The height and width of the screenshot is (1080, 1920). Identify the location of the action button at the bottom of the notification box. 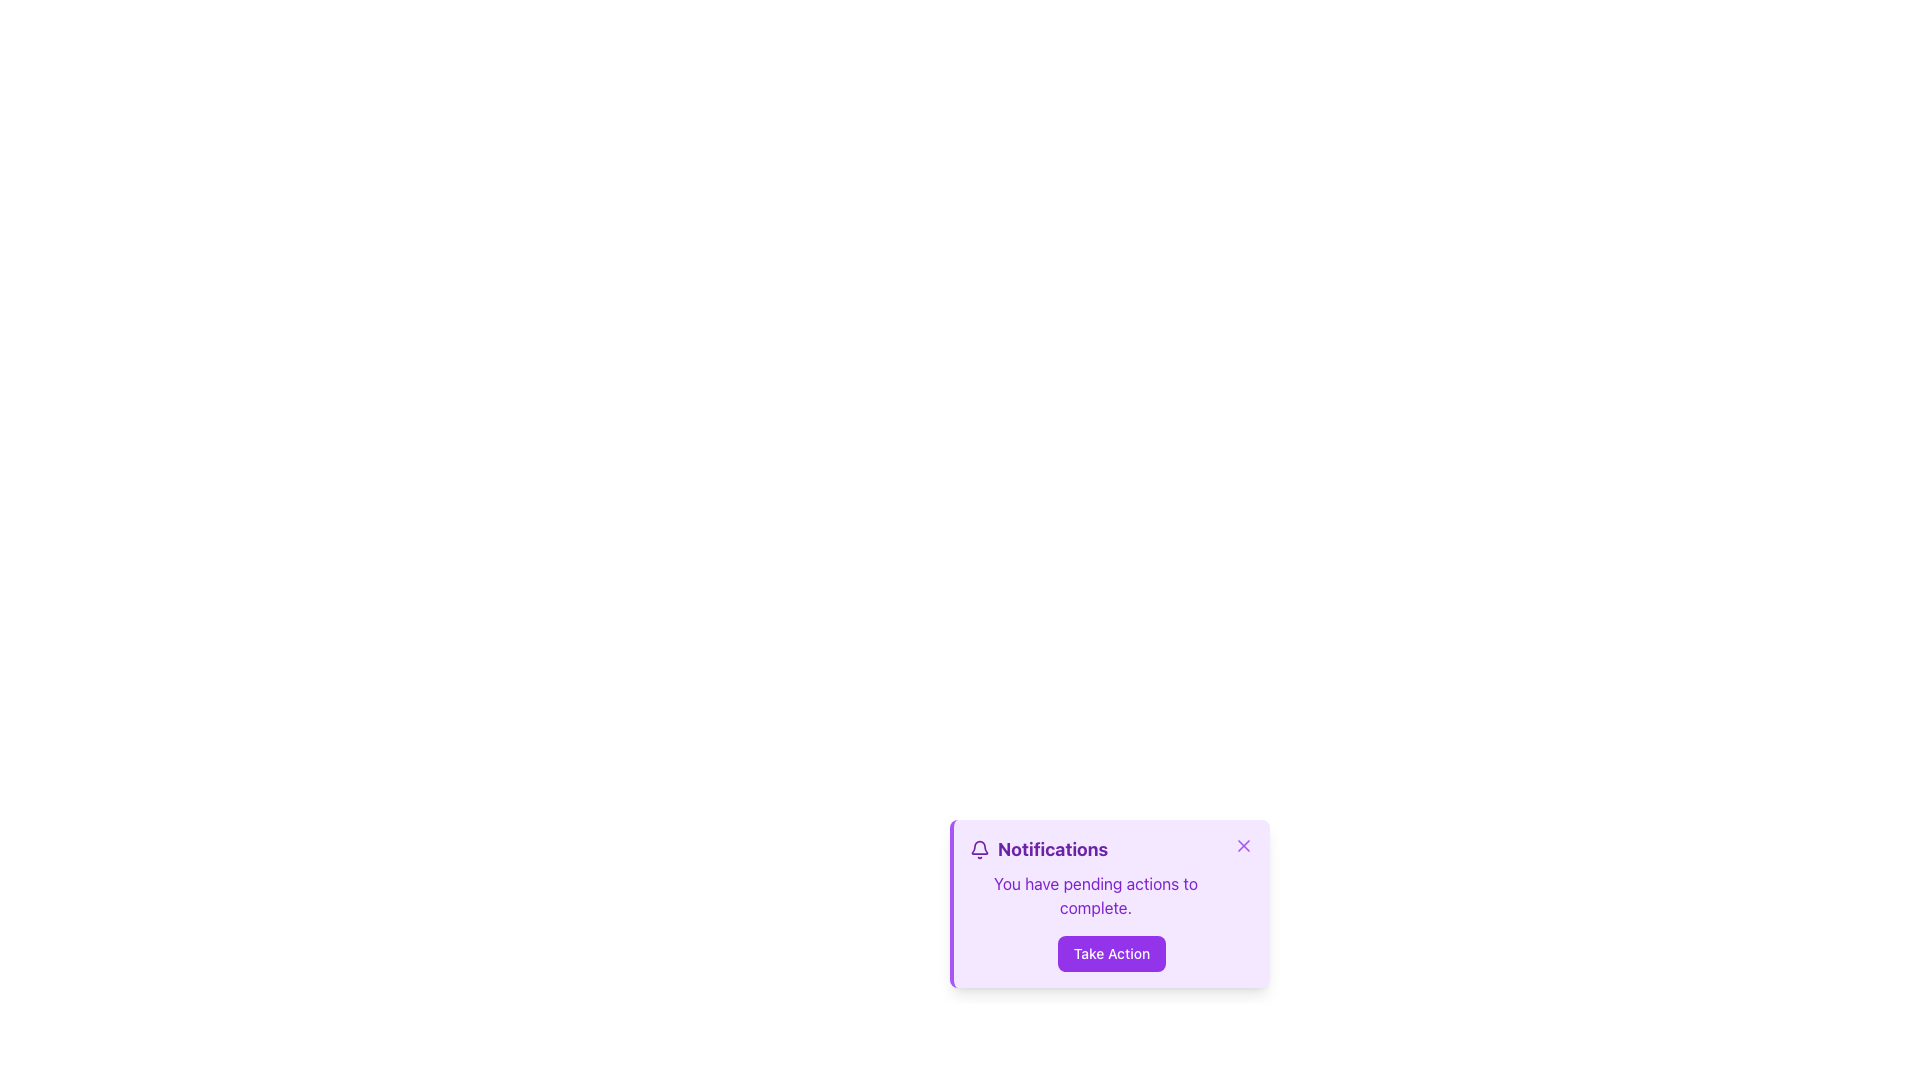
(1111, 952).